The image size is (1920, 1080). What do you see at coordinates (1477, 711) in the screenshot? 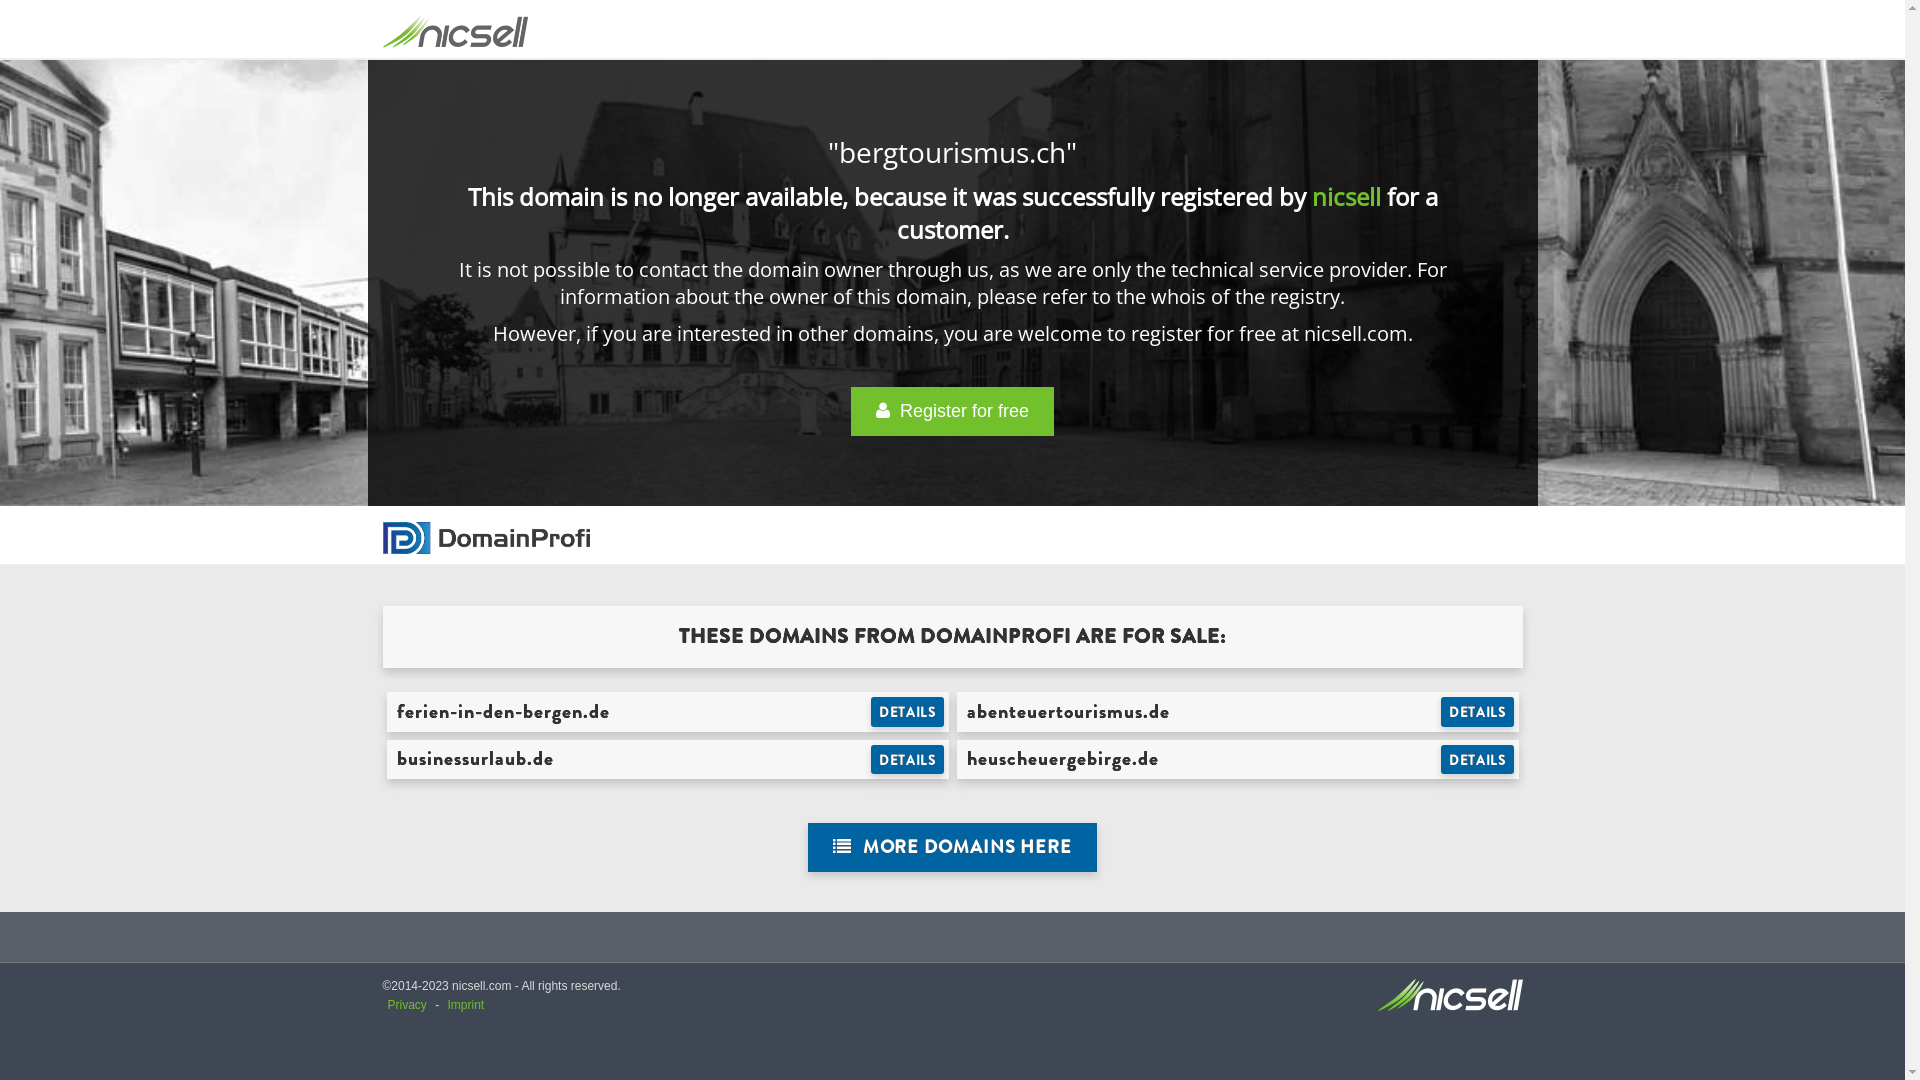
I see `'DETAILS'` at bounding box center [1477, 711].